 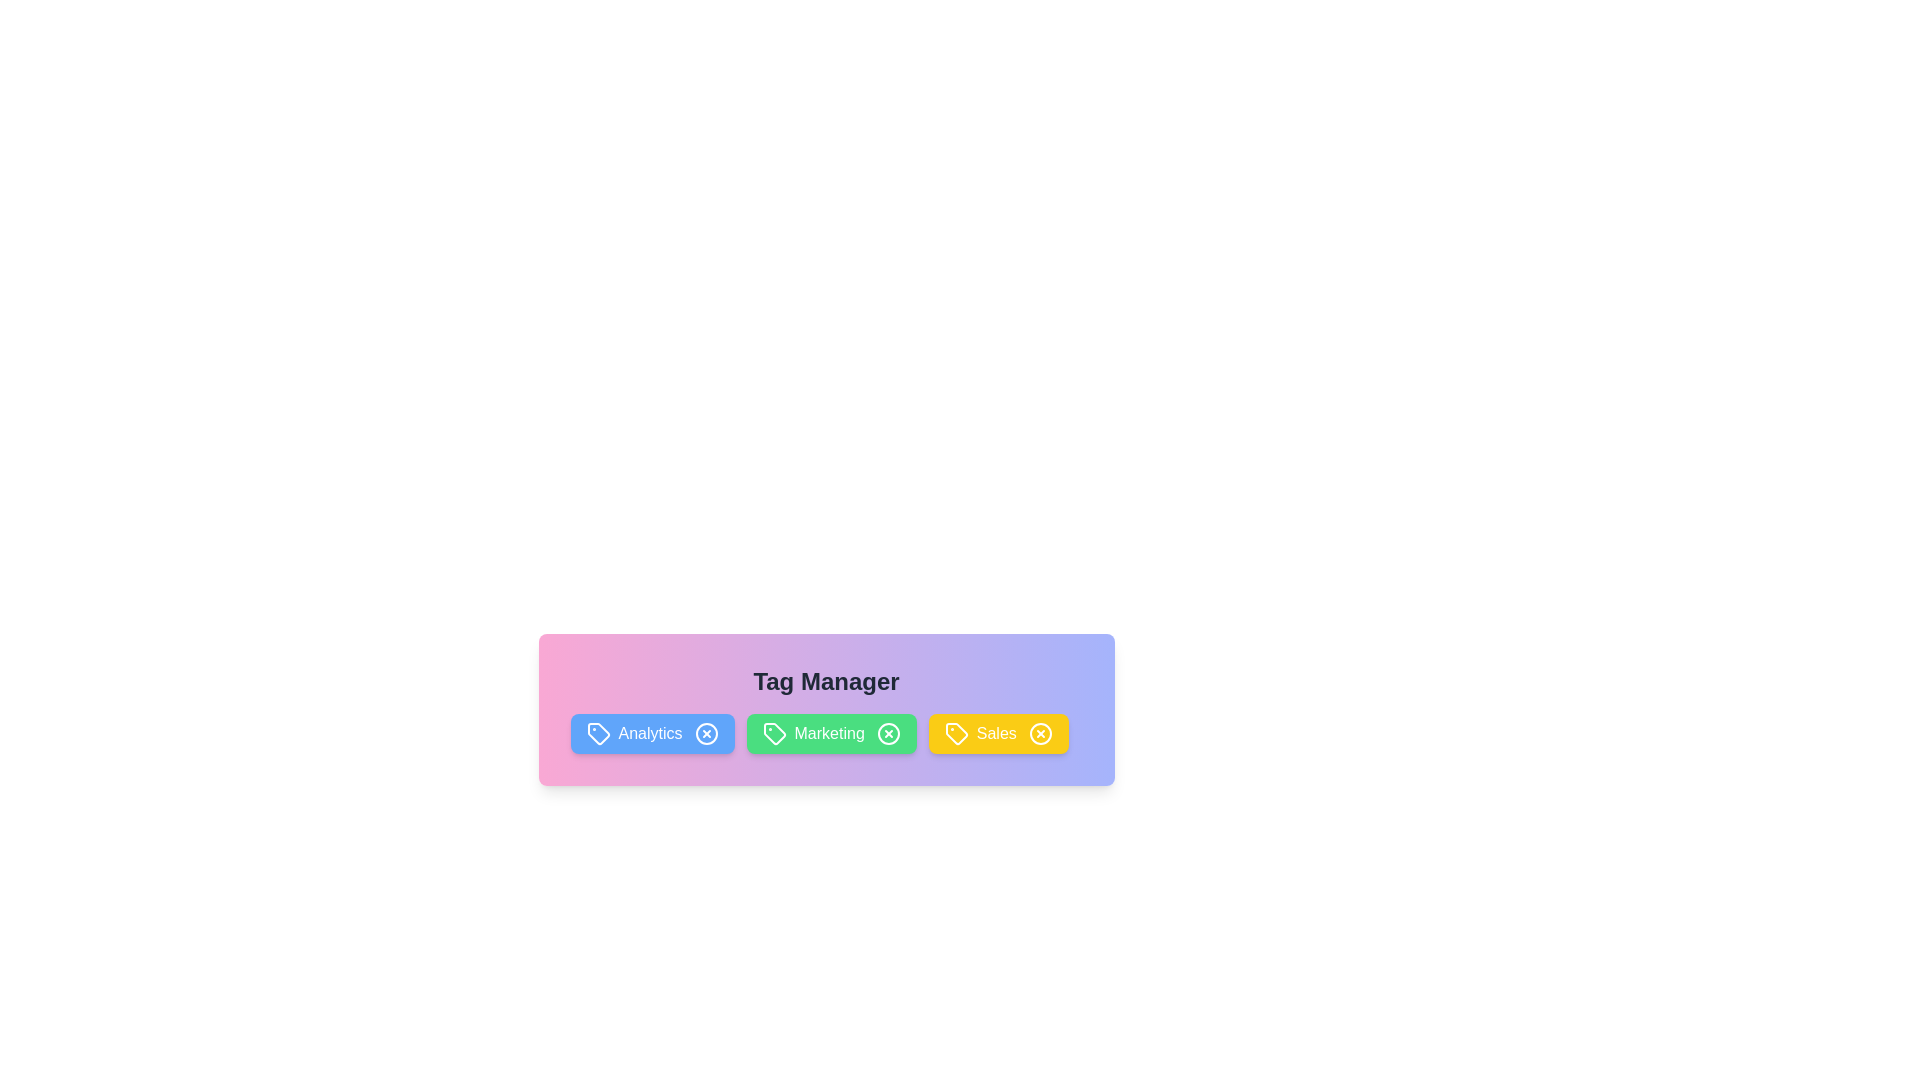 I want to click on the close button of the tag labeled Analytics, so click(x=706, y=733).